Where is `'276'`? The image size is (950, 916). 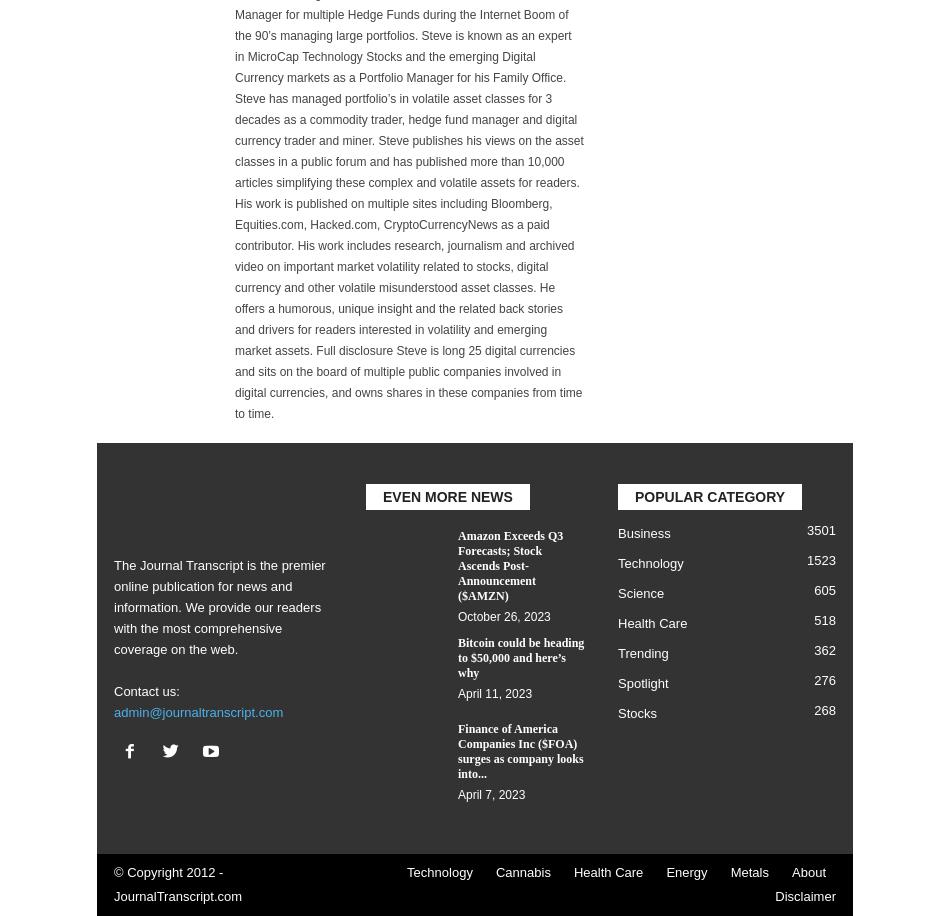 '276' is located at coordinates (823, 679).